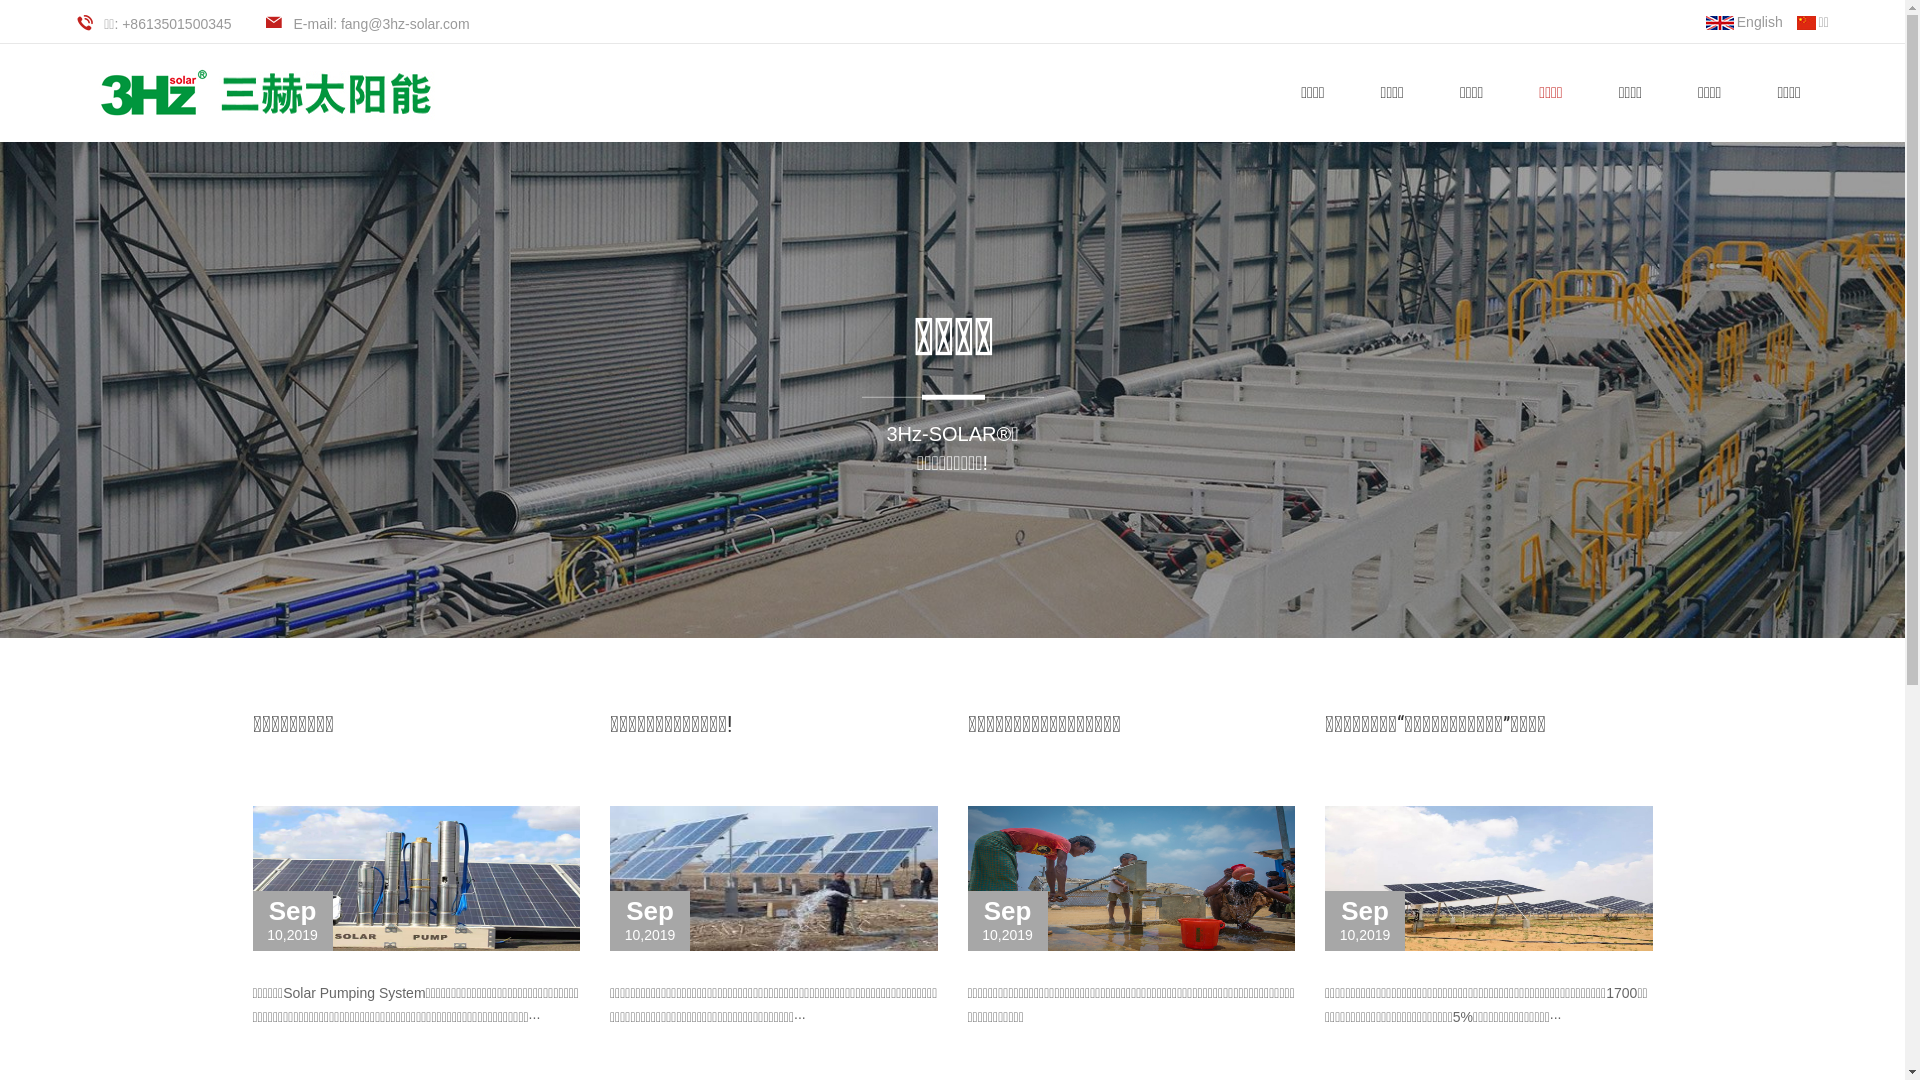 This screenshot has height=1080, width=1920. I want to click on 'English', so click(1743, 22).